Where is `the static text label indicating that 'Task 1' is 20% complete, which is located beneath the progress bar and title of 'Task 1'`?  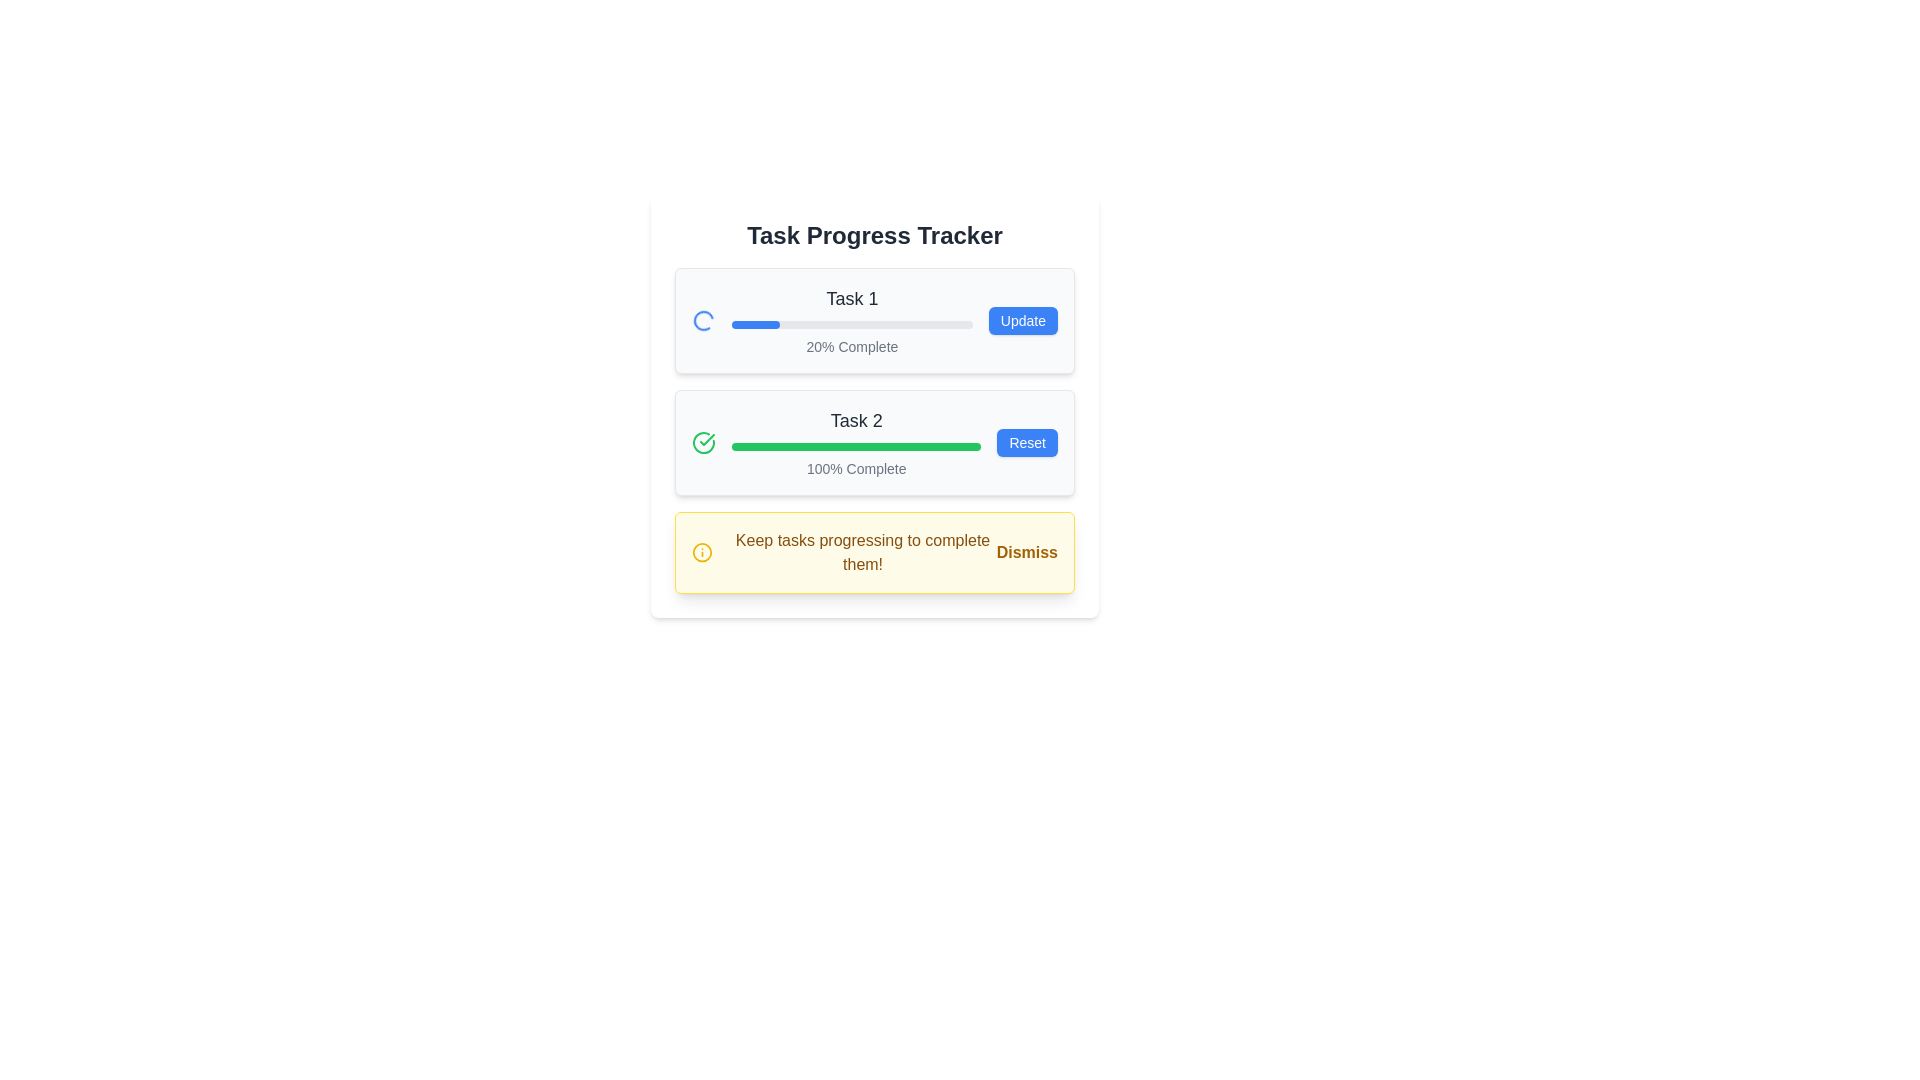
the static text label indicating that 'Task 1' is 20% complete, which is located beneath the progress bar and title of 'Task 1' is located at coordinates (852, 346).